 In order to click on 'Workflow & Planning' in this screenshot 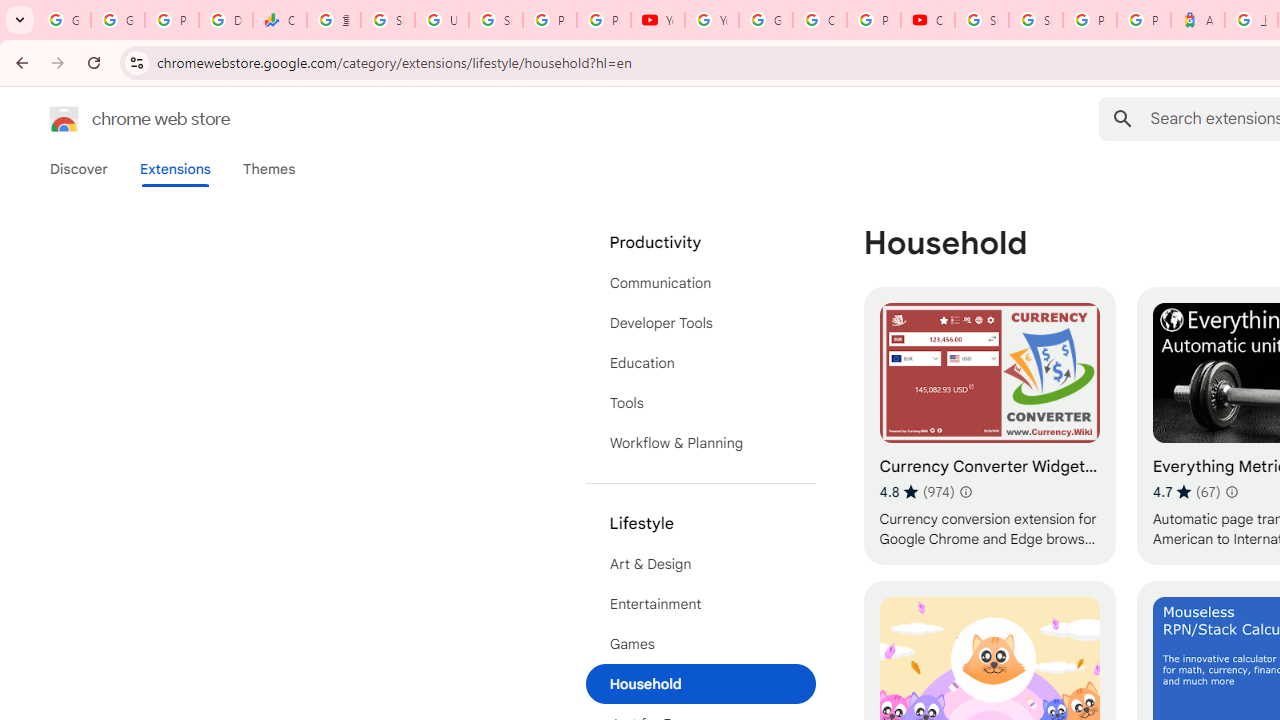, I will do `click(700, 442)`.